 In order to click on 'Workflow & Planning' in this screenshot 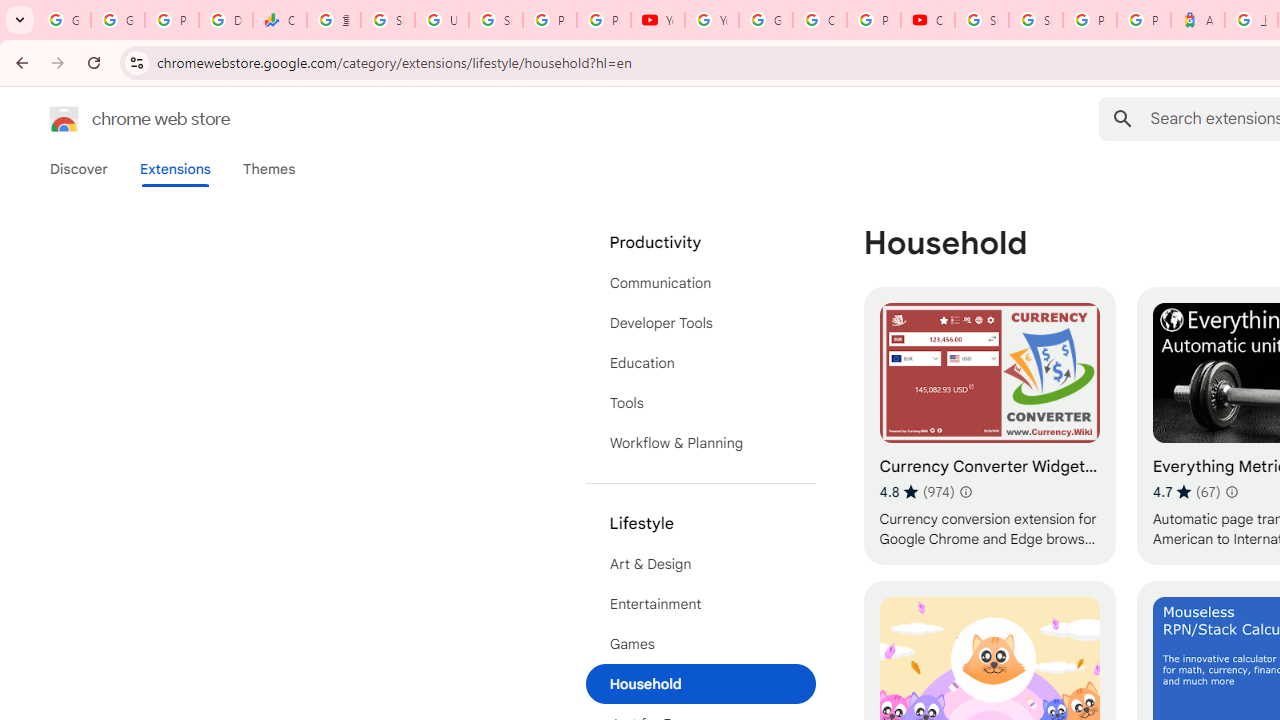, I will do `click(700, 442)`.